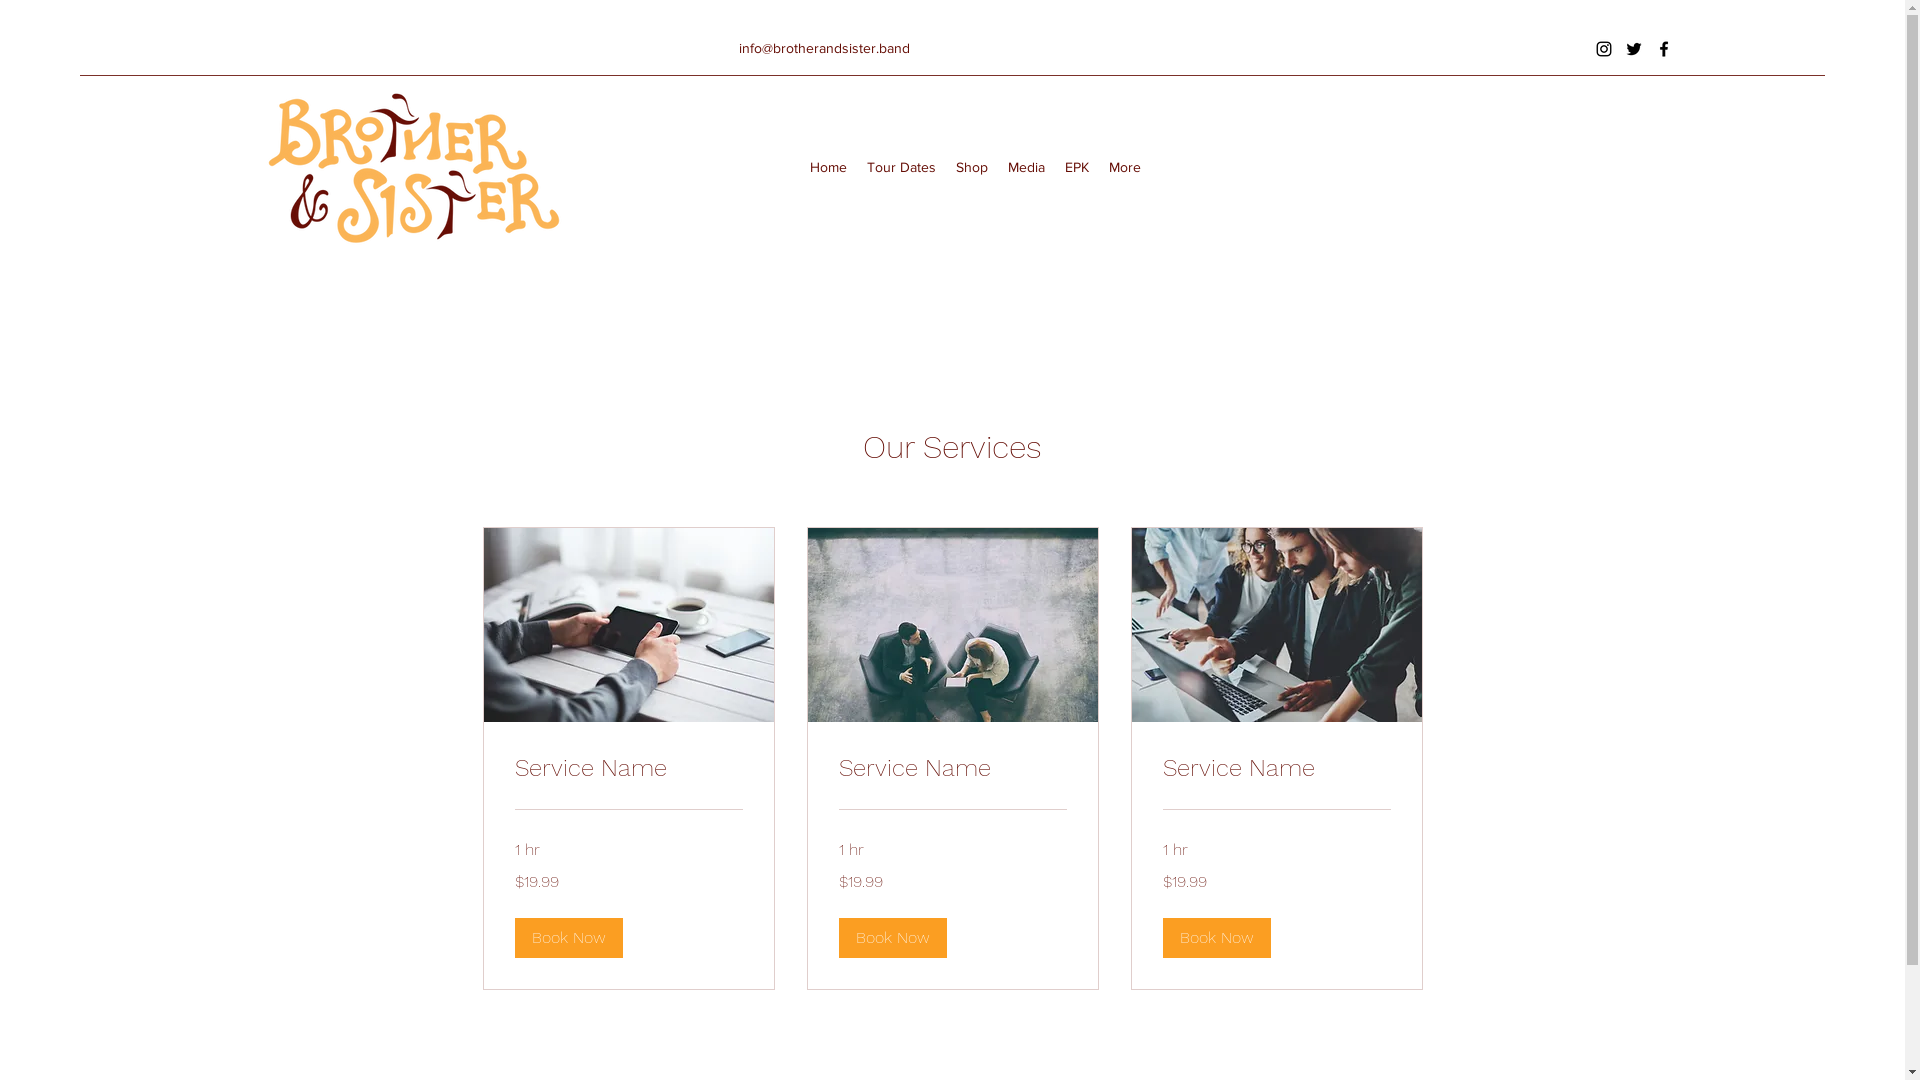 Image resolution: width=1920 pixels, height=1080 pixels. What do you see at coordinates (1026, 165) in the screenshot?
I see `'Media'` at bounding box center [1026, 165].